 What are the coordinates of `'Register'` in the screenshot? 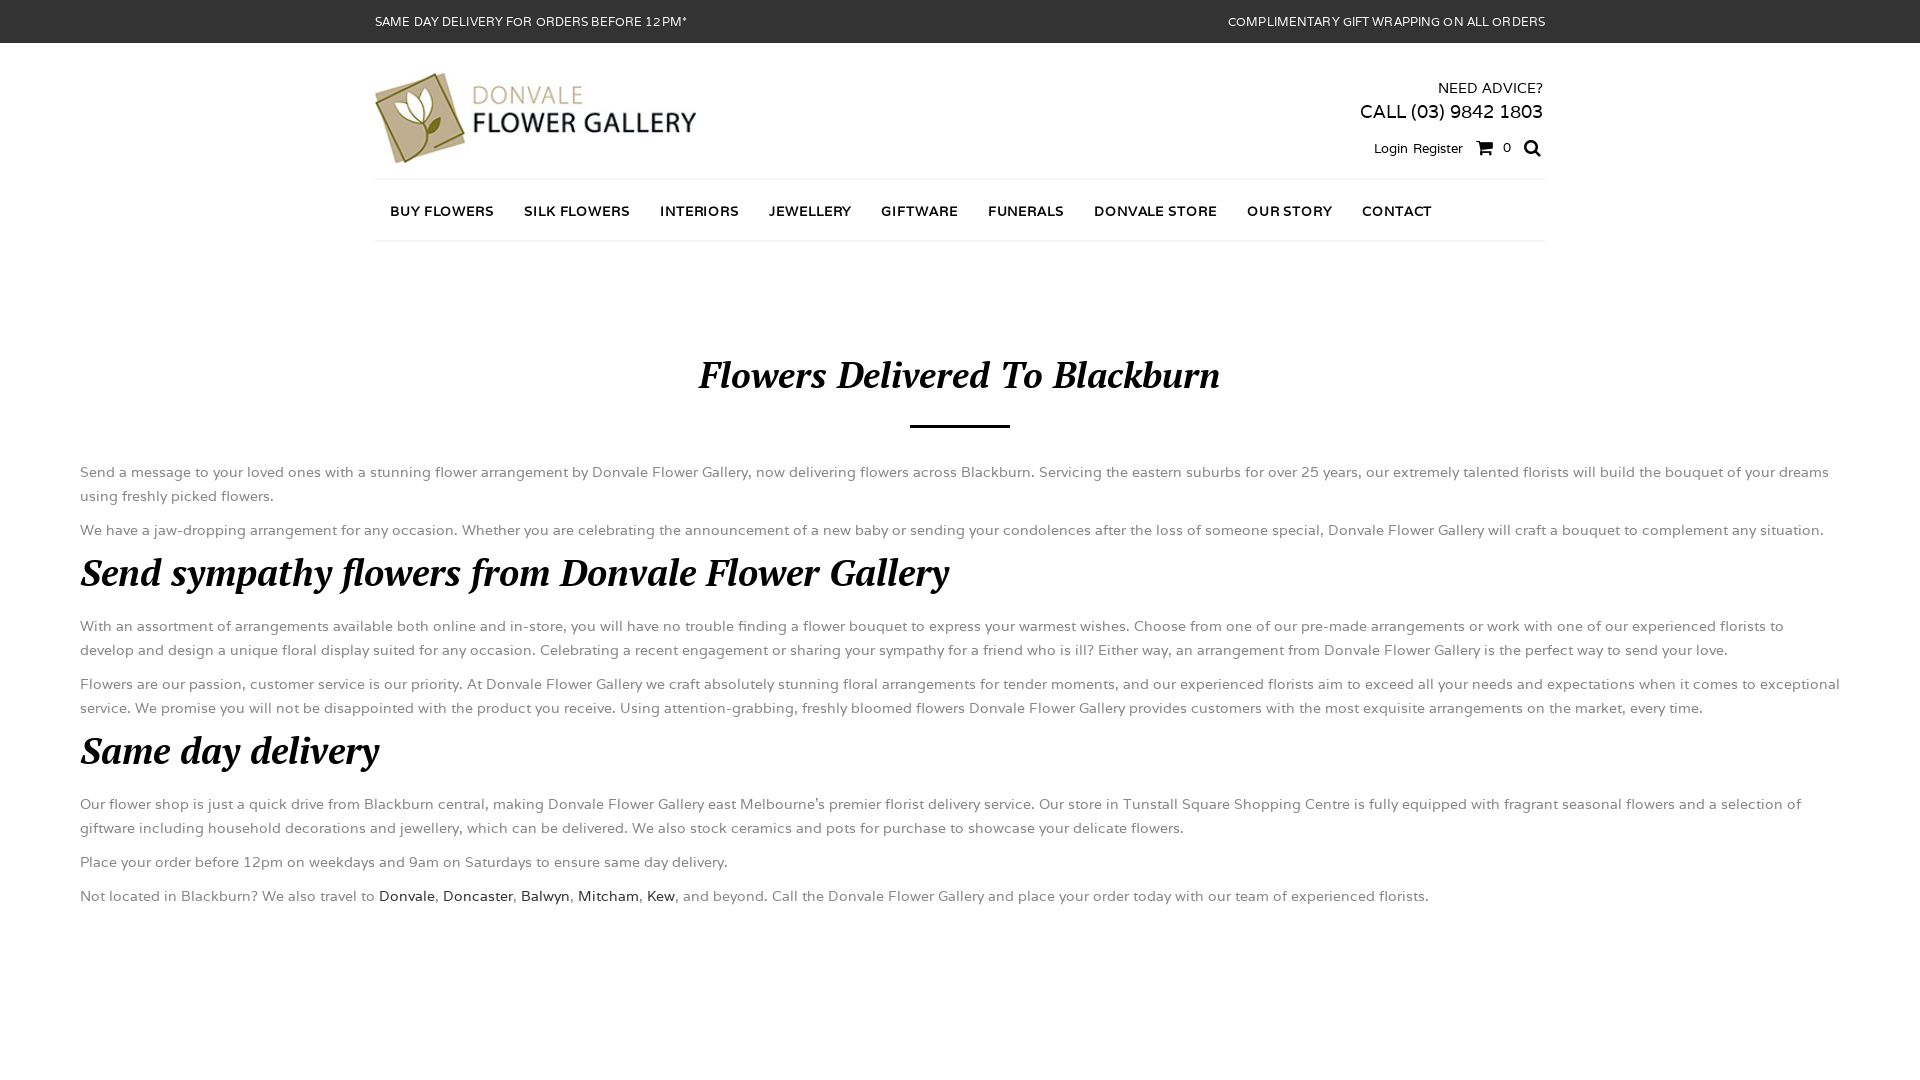 It's located at (1437, 147).